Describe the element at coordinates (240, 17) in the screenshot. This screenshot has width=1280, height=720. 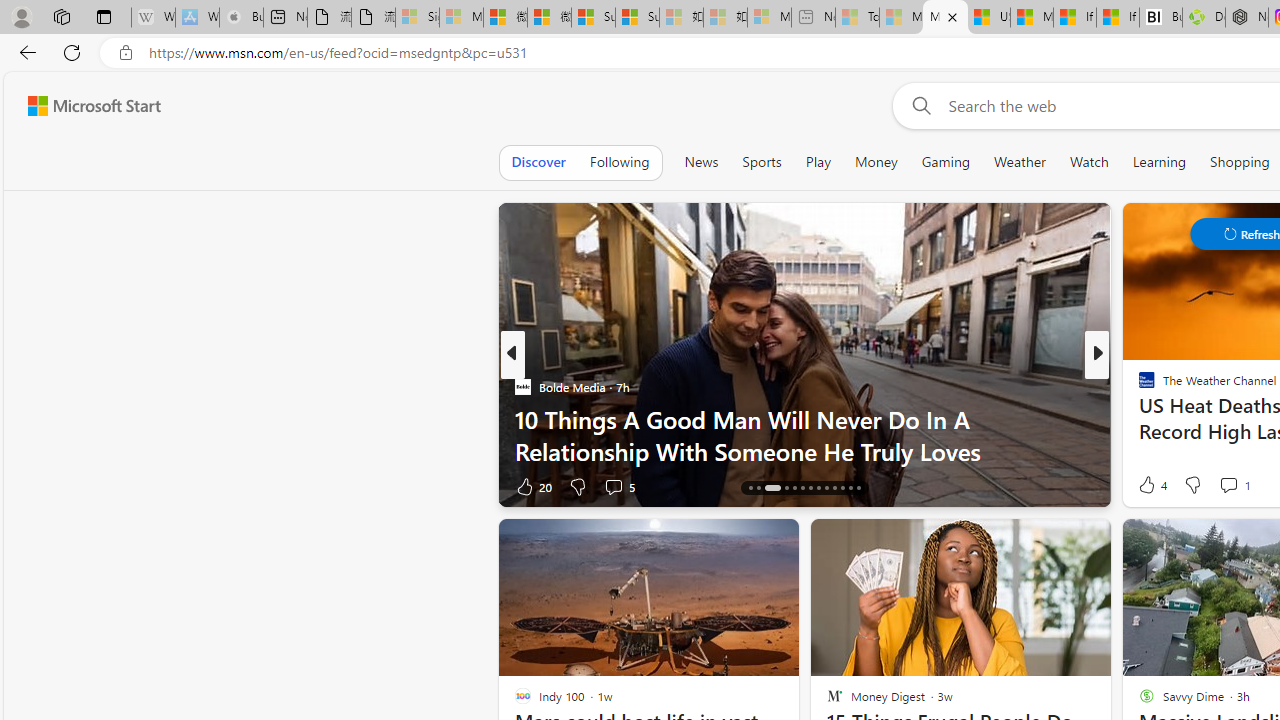
I see `'Buy iPad - Apple - Sleeping'` at that location.